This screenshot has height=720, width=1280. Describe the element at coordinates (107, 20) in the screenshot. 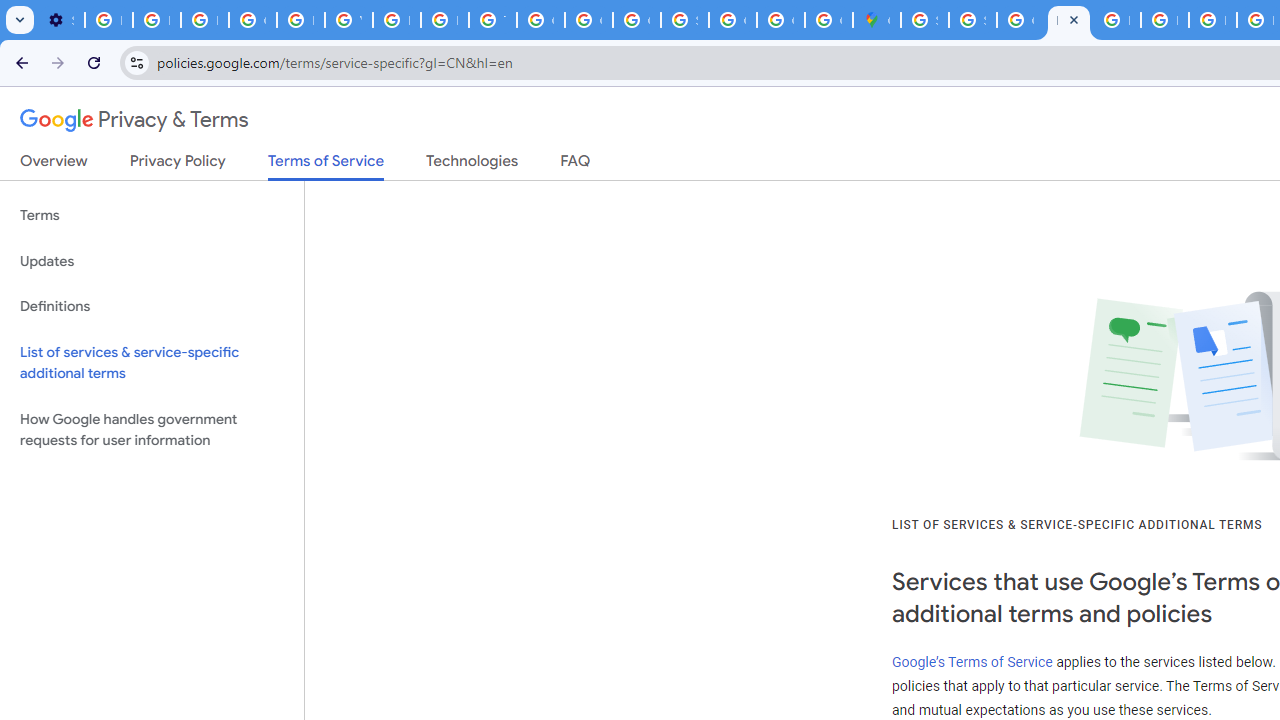

I see `'Delete photos & videos - Computer - Google Photos Help'` at that location.